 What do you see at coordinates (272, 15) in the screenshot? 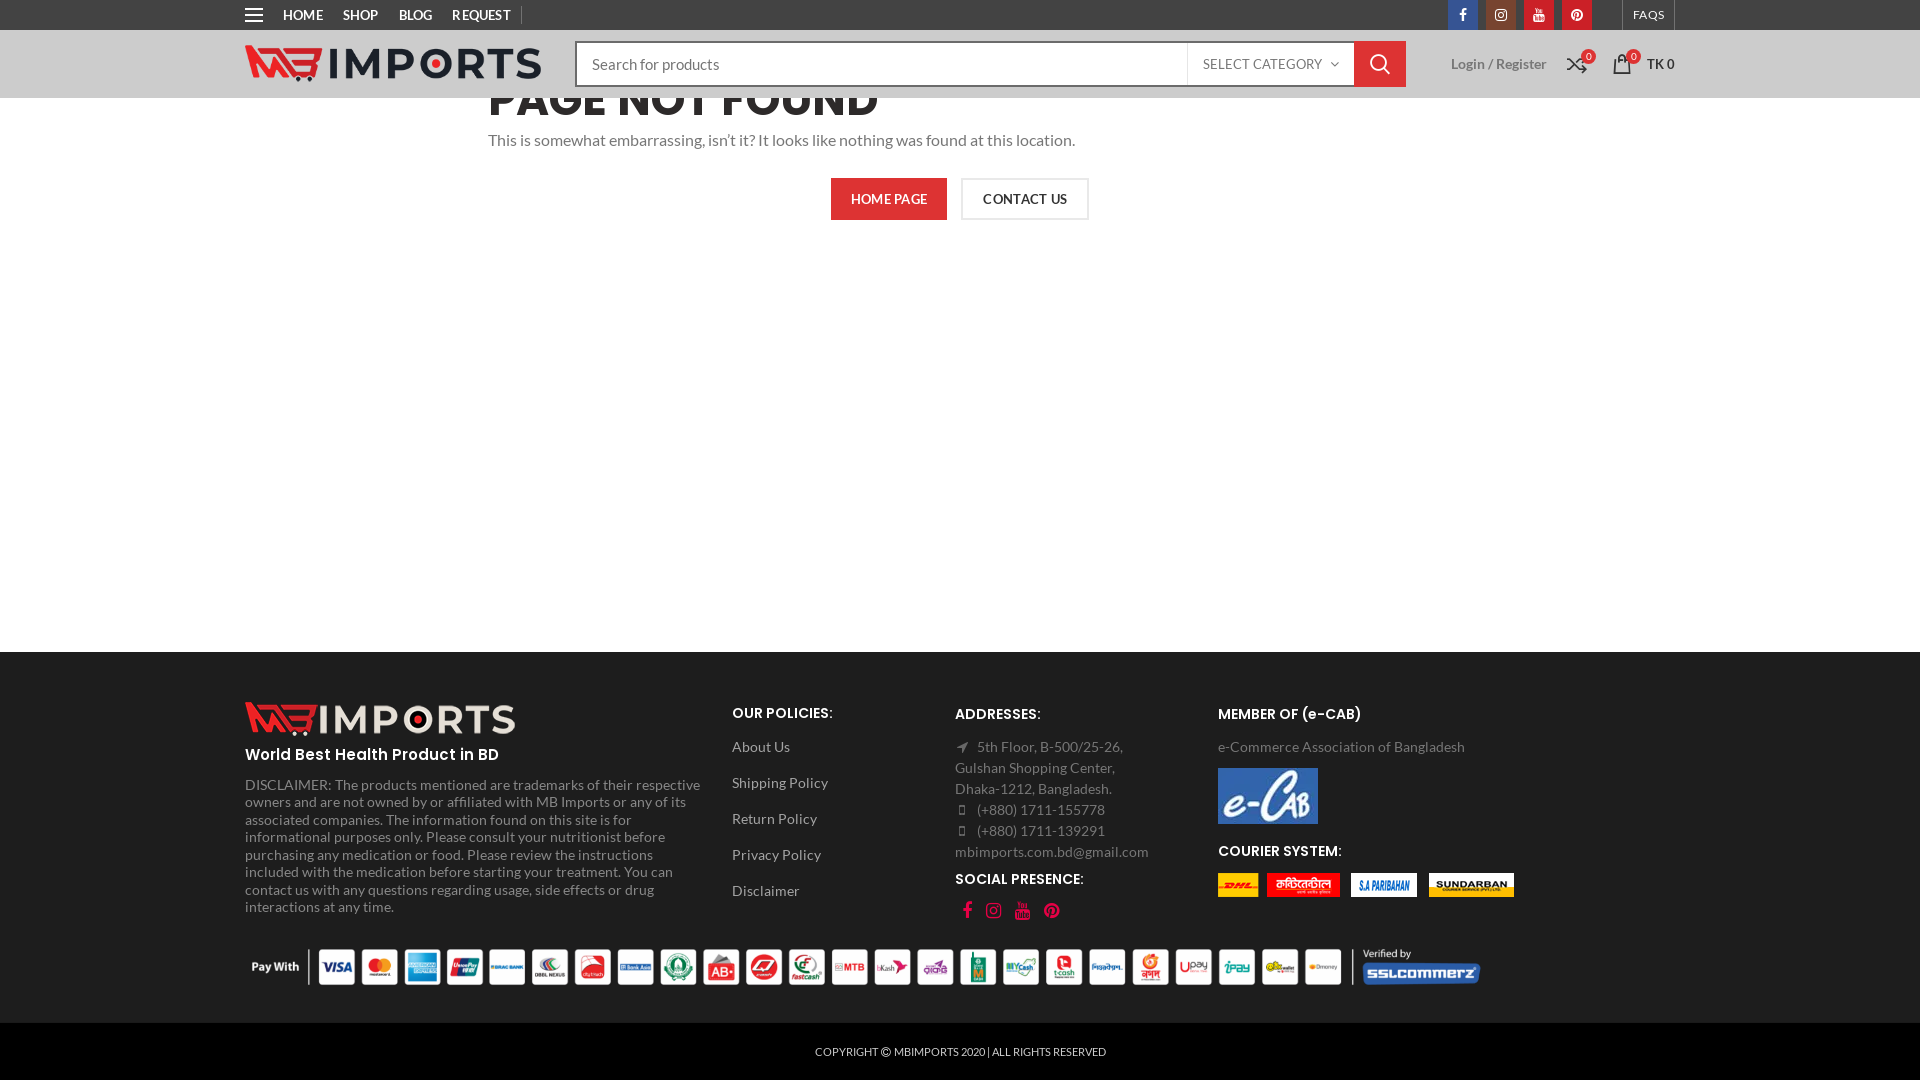
I see `'HOME'` at bounding box center [272, 15].